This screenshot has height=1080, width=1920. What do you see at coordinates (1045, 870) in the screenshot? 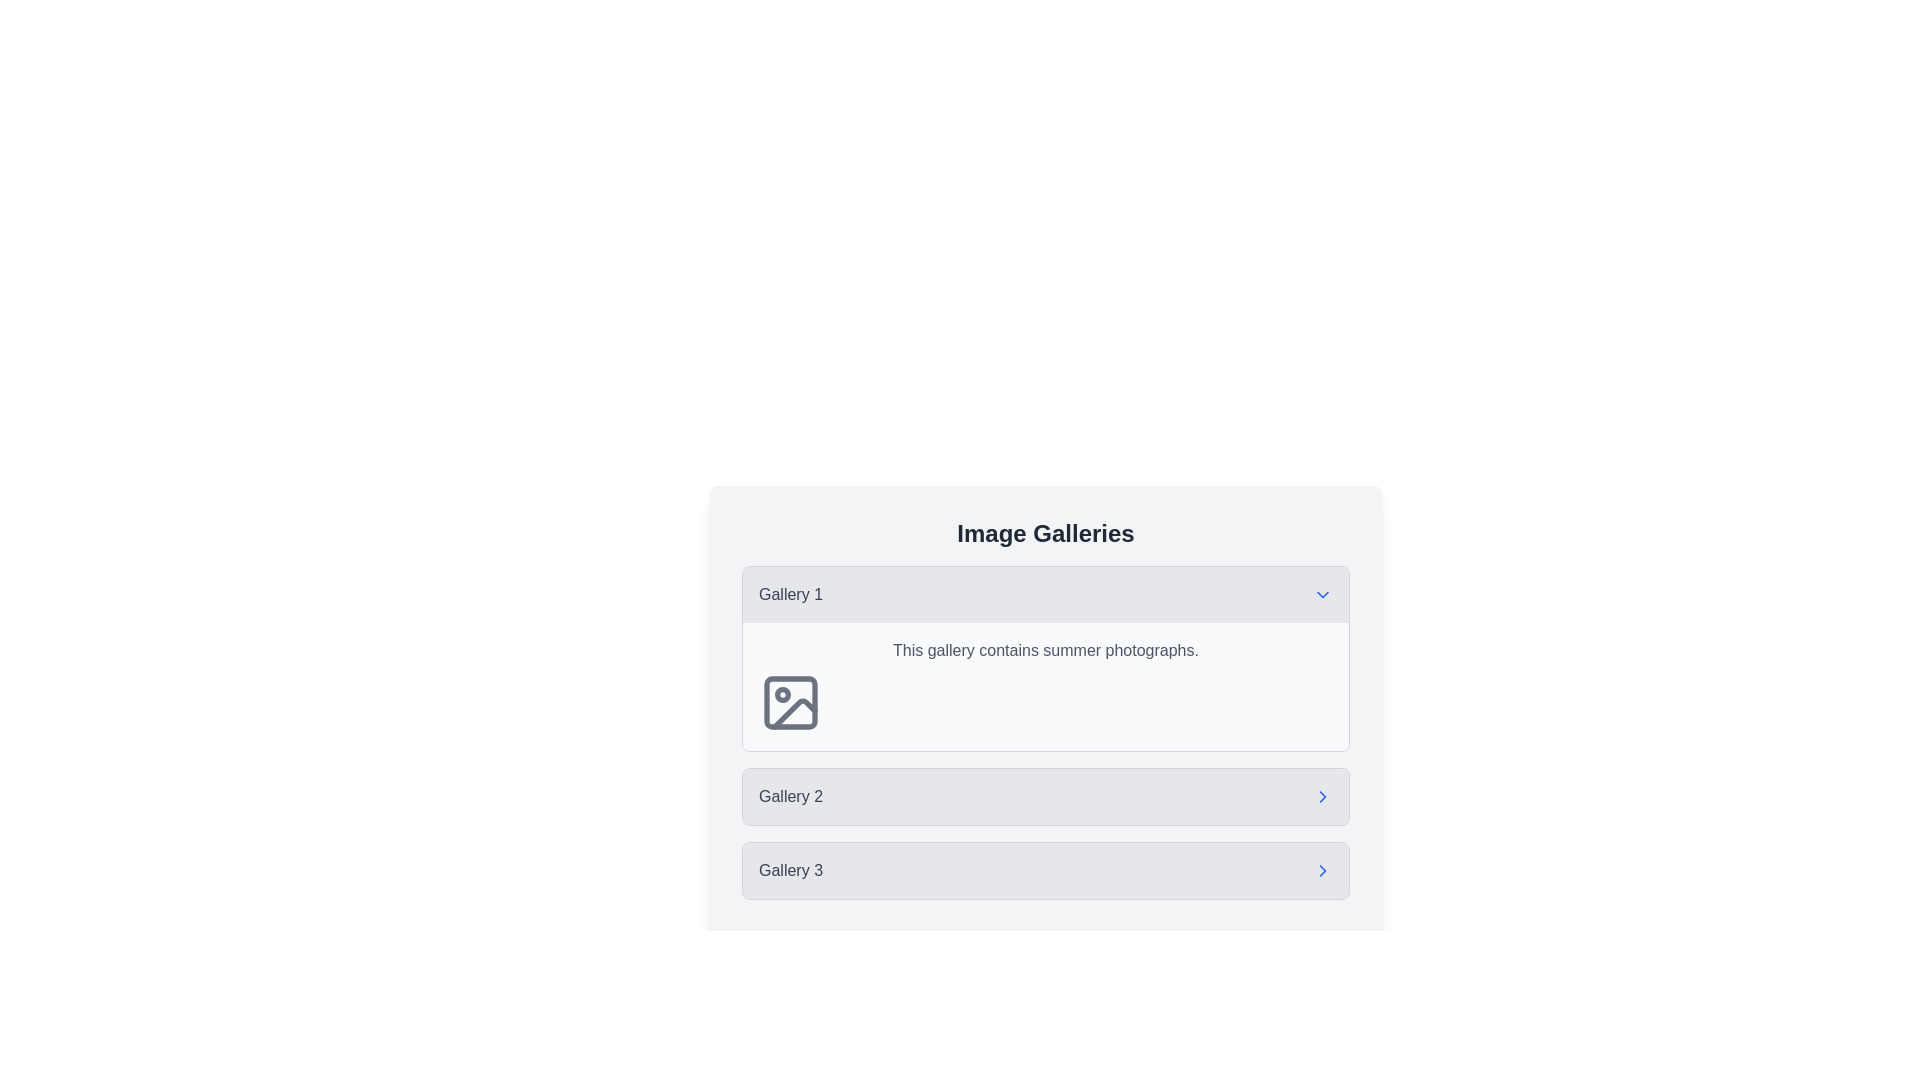
I see `the navigational button located below 'Gallery 2'` at bounding box center [1045, 870].